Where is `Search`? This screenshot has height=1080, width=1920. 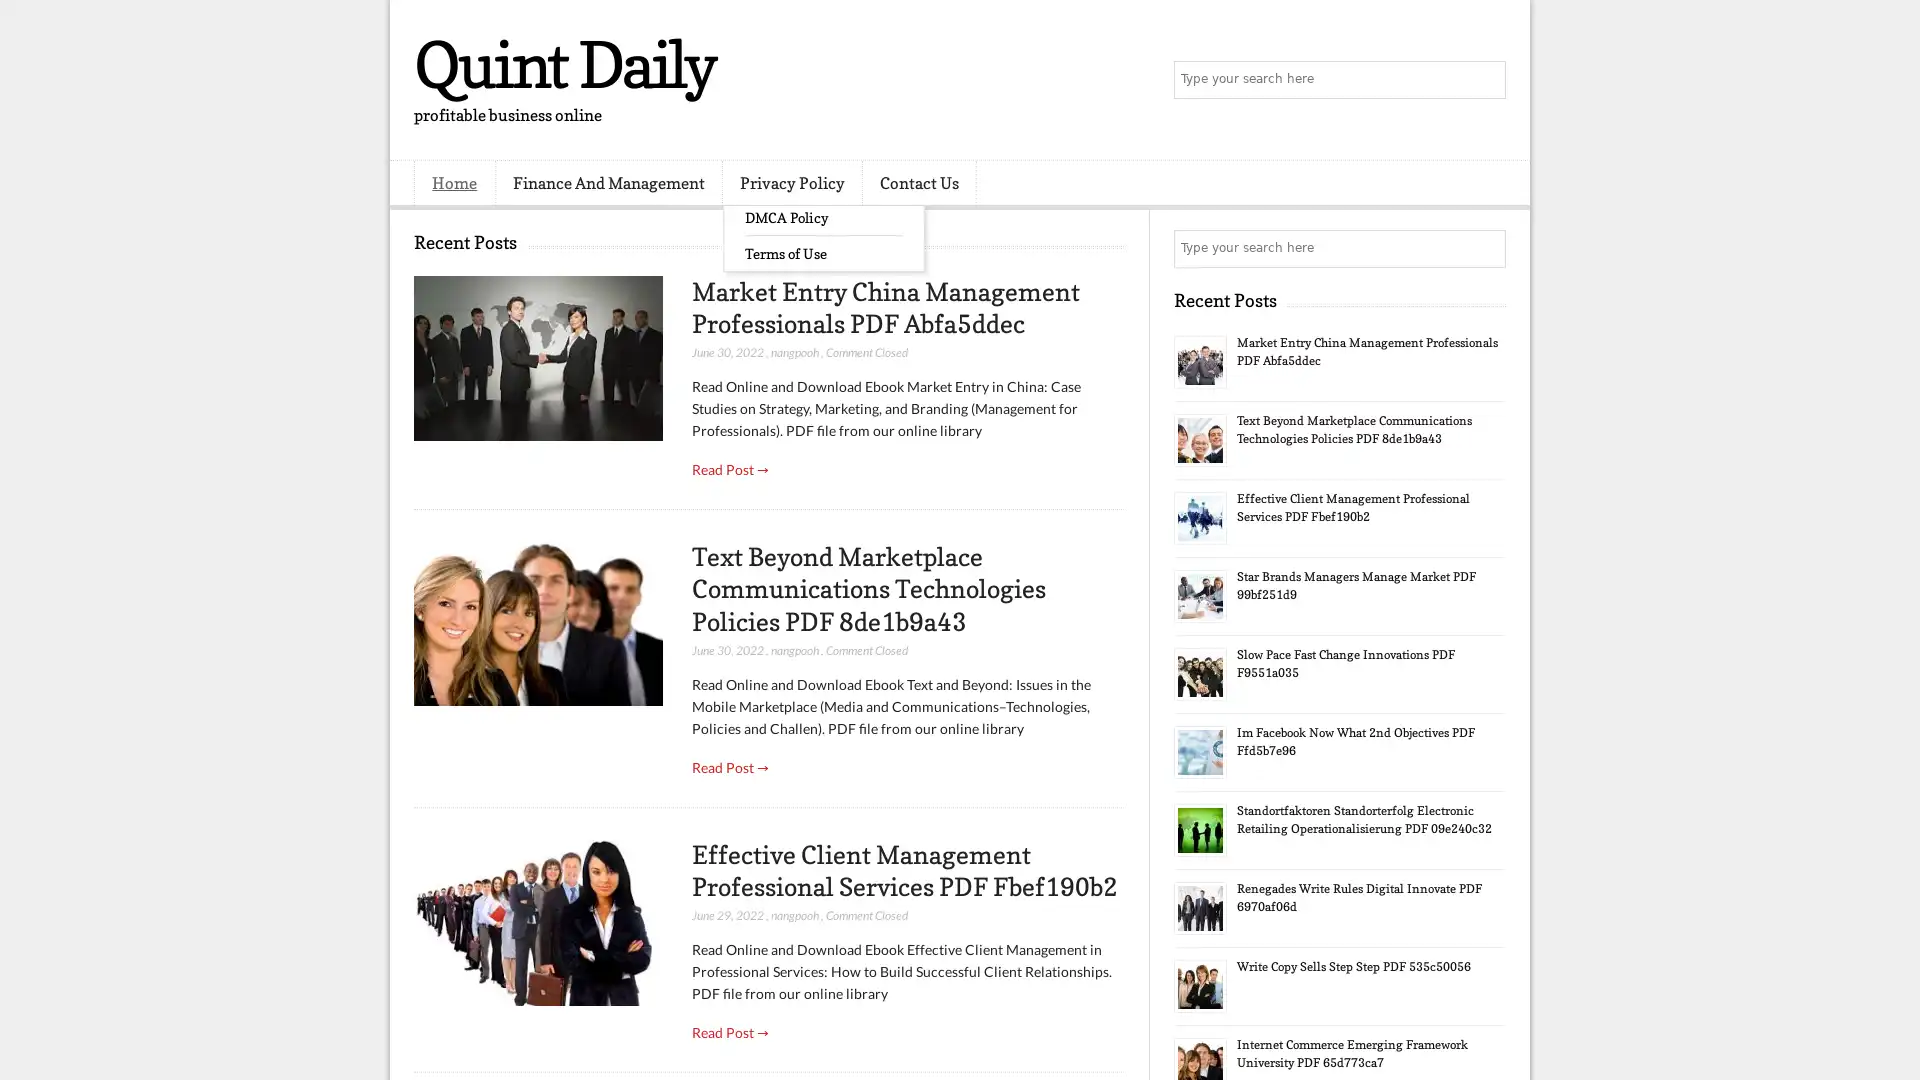 Search is located at coordinates (1485, 80).